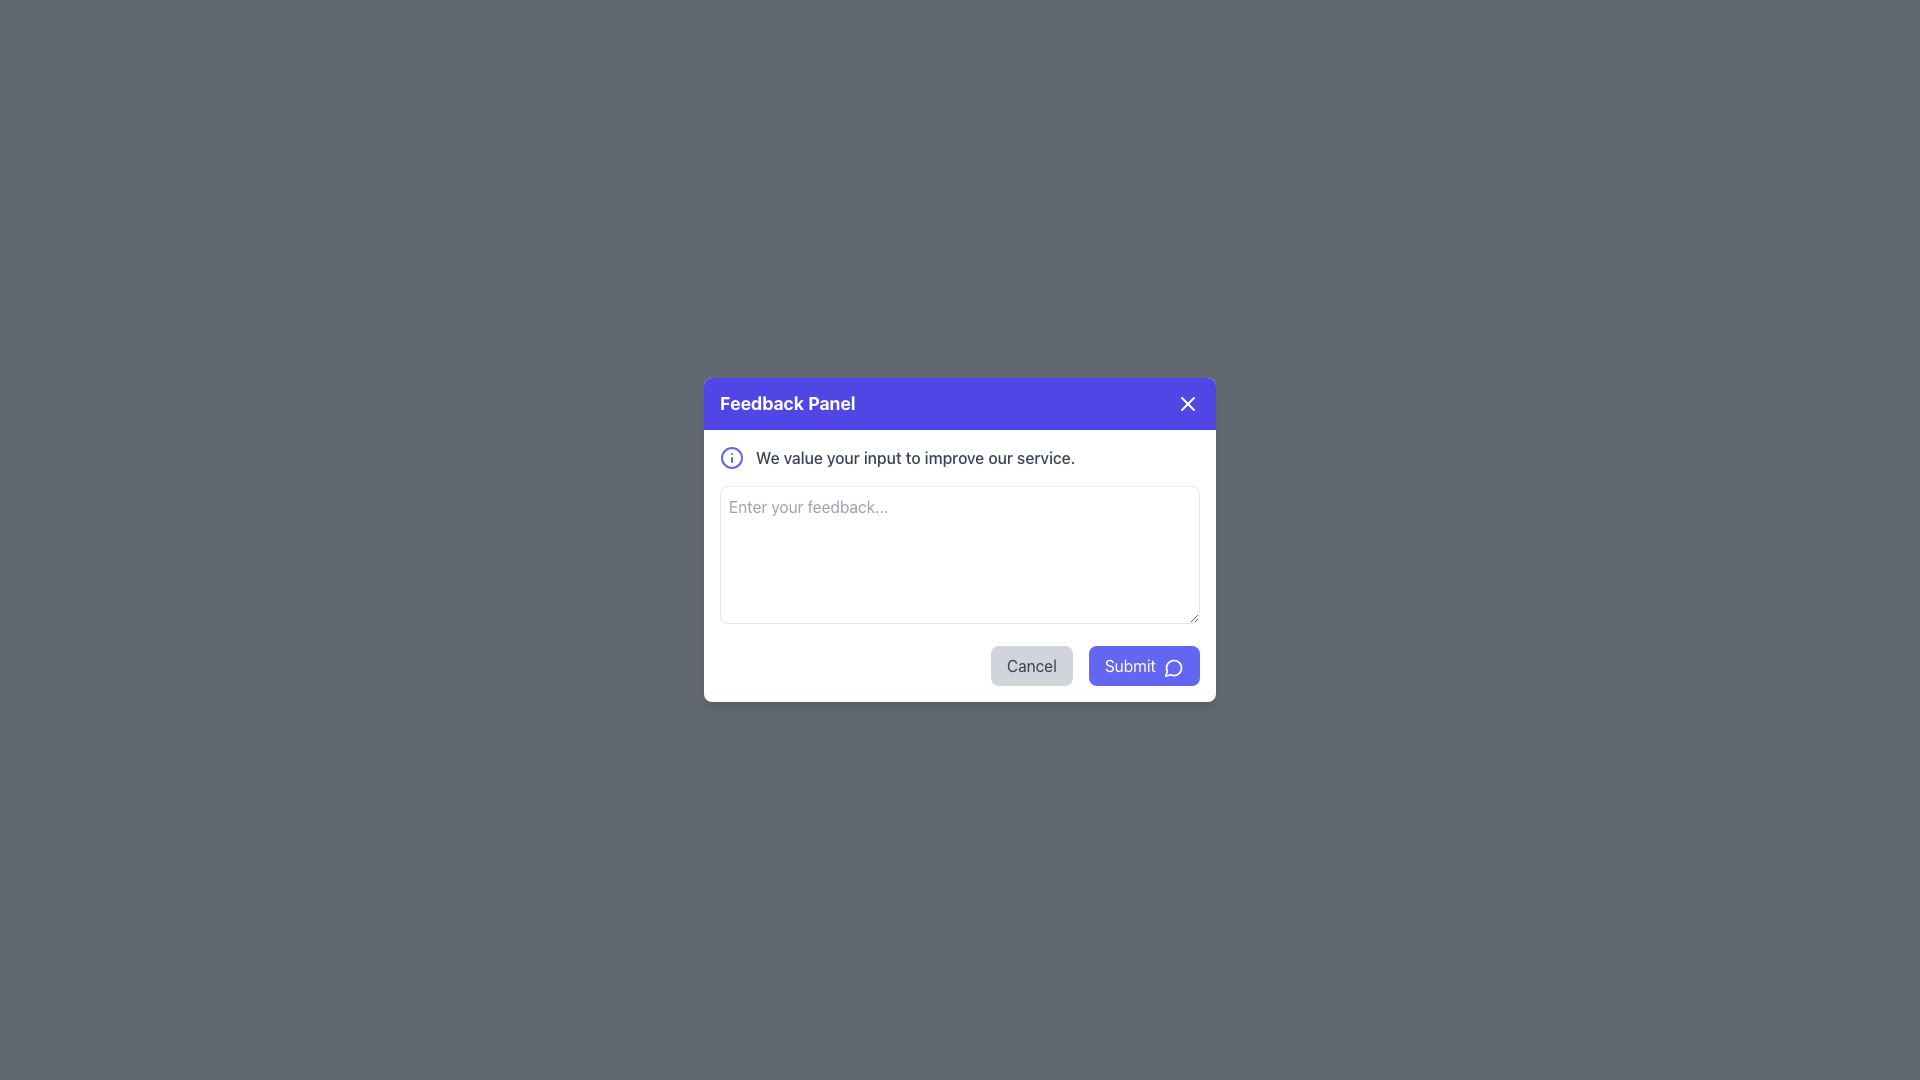 The image size is (1920, 1080). I want to click on the close icon button located in the top right corner of the 'Feedback Panel', so click(1188, 404).